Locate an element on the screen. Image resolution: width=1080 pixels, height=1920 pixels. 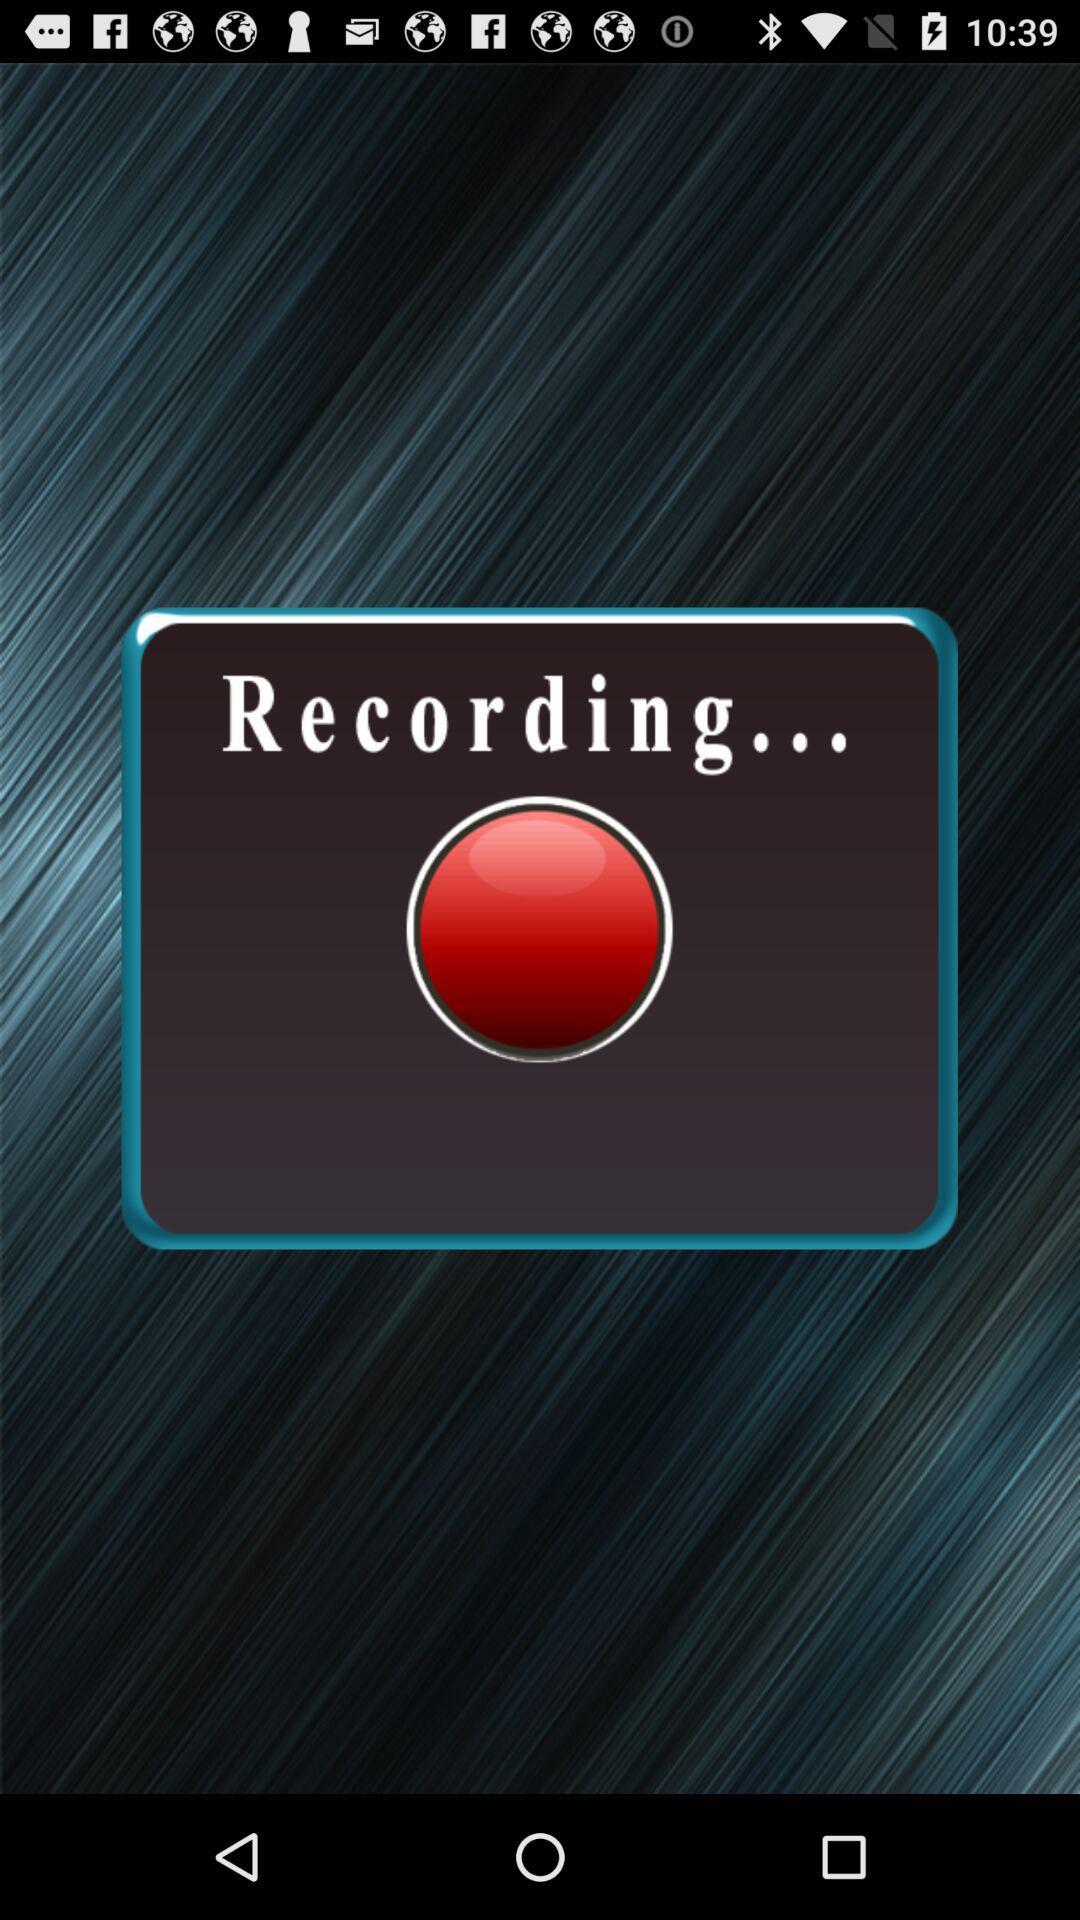
record screen is located at coordinates (538, 927).